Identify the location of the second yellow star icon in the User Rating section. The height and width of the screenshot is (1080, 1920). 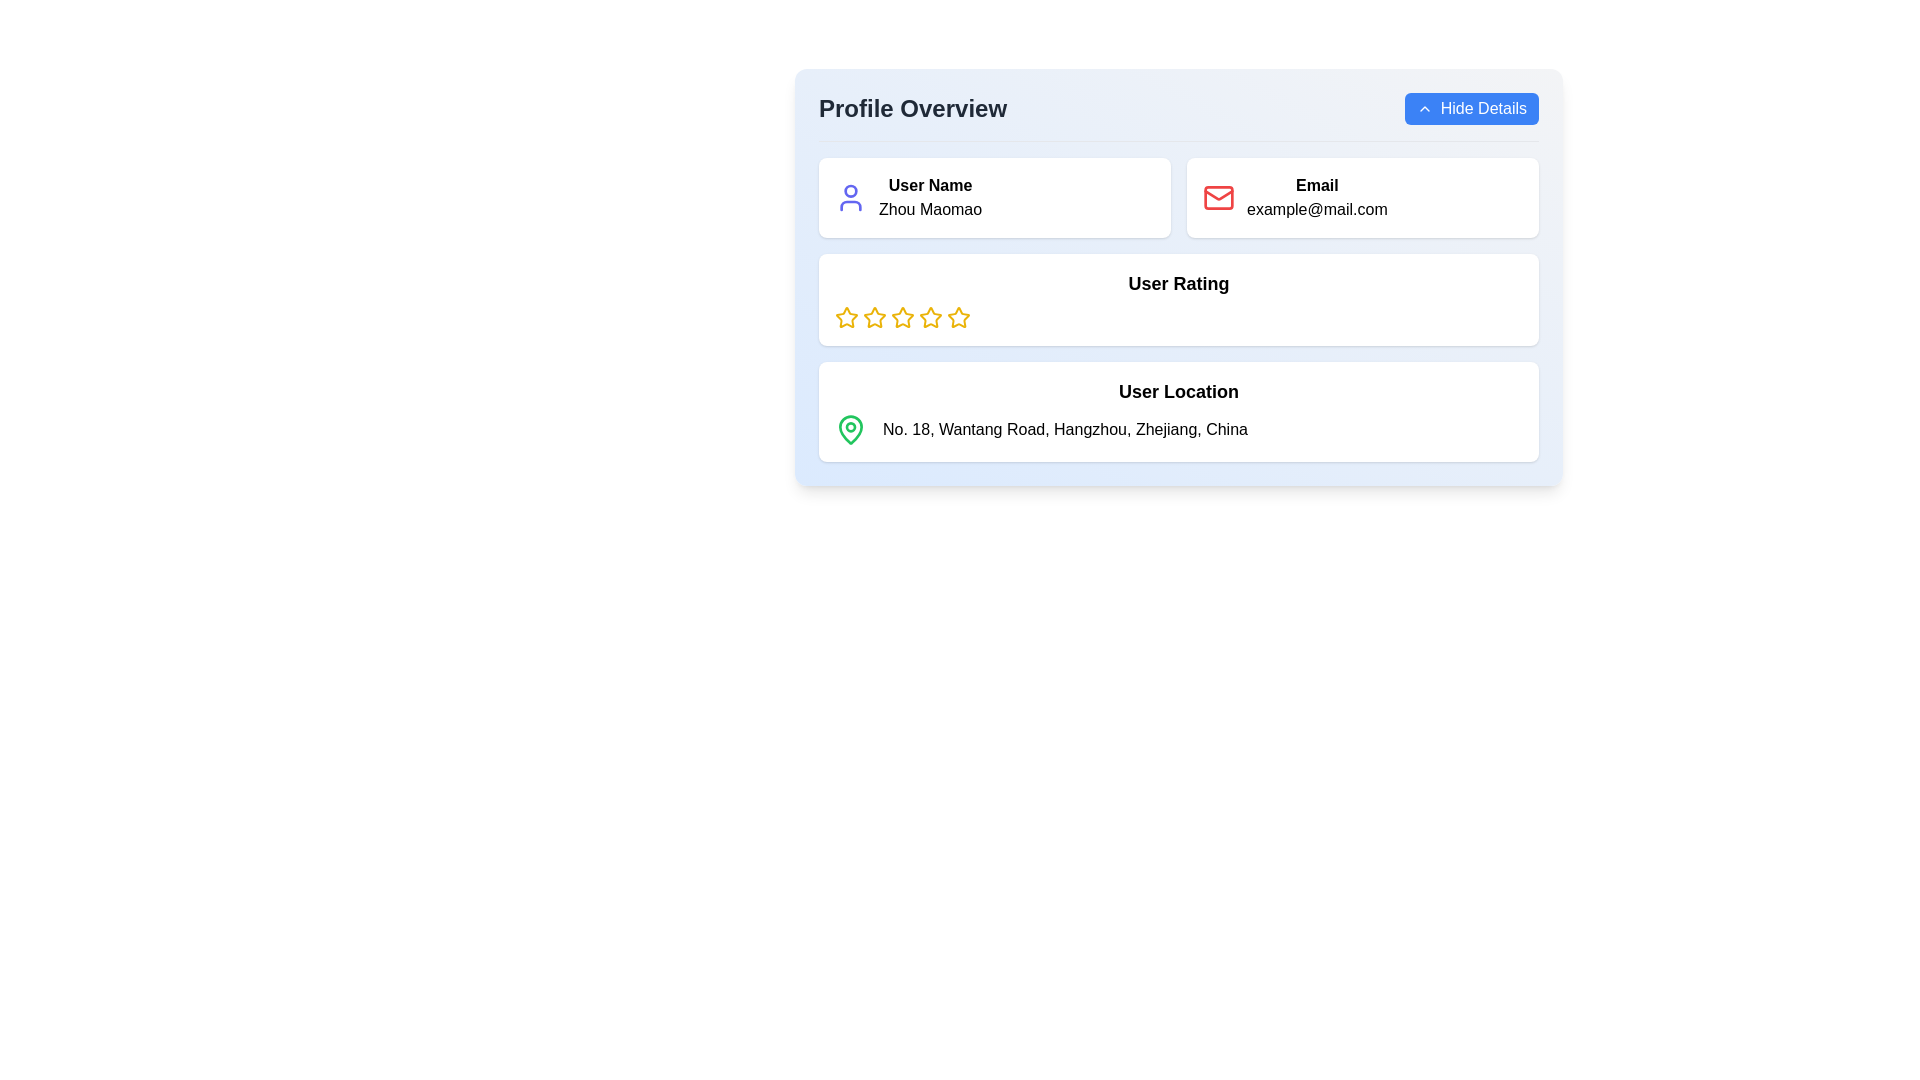
(901, 316).